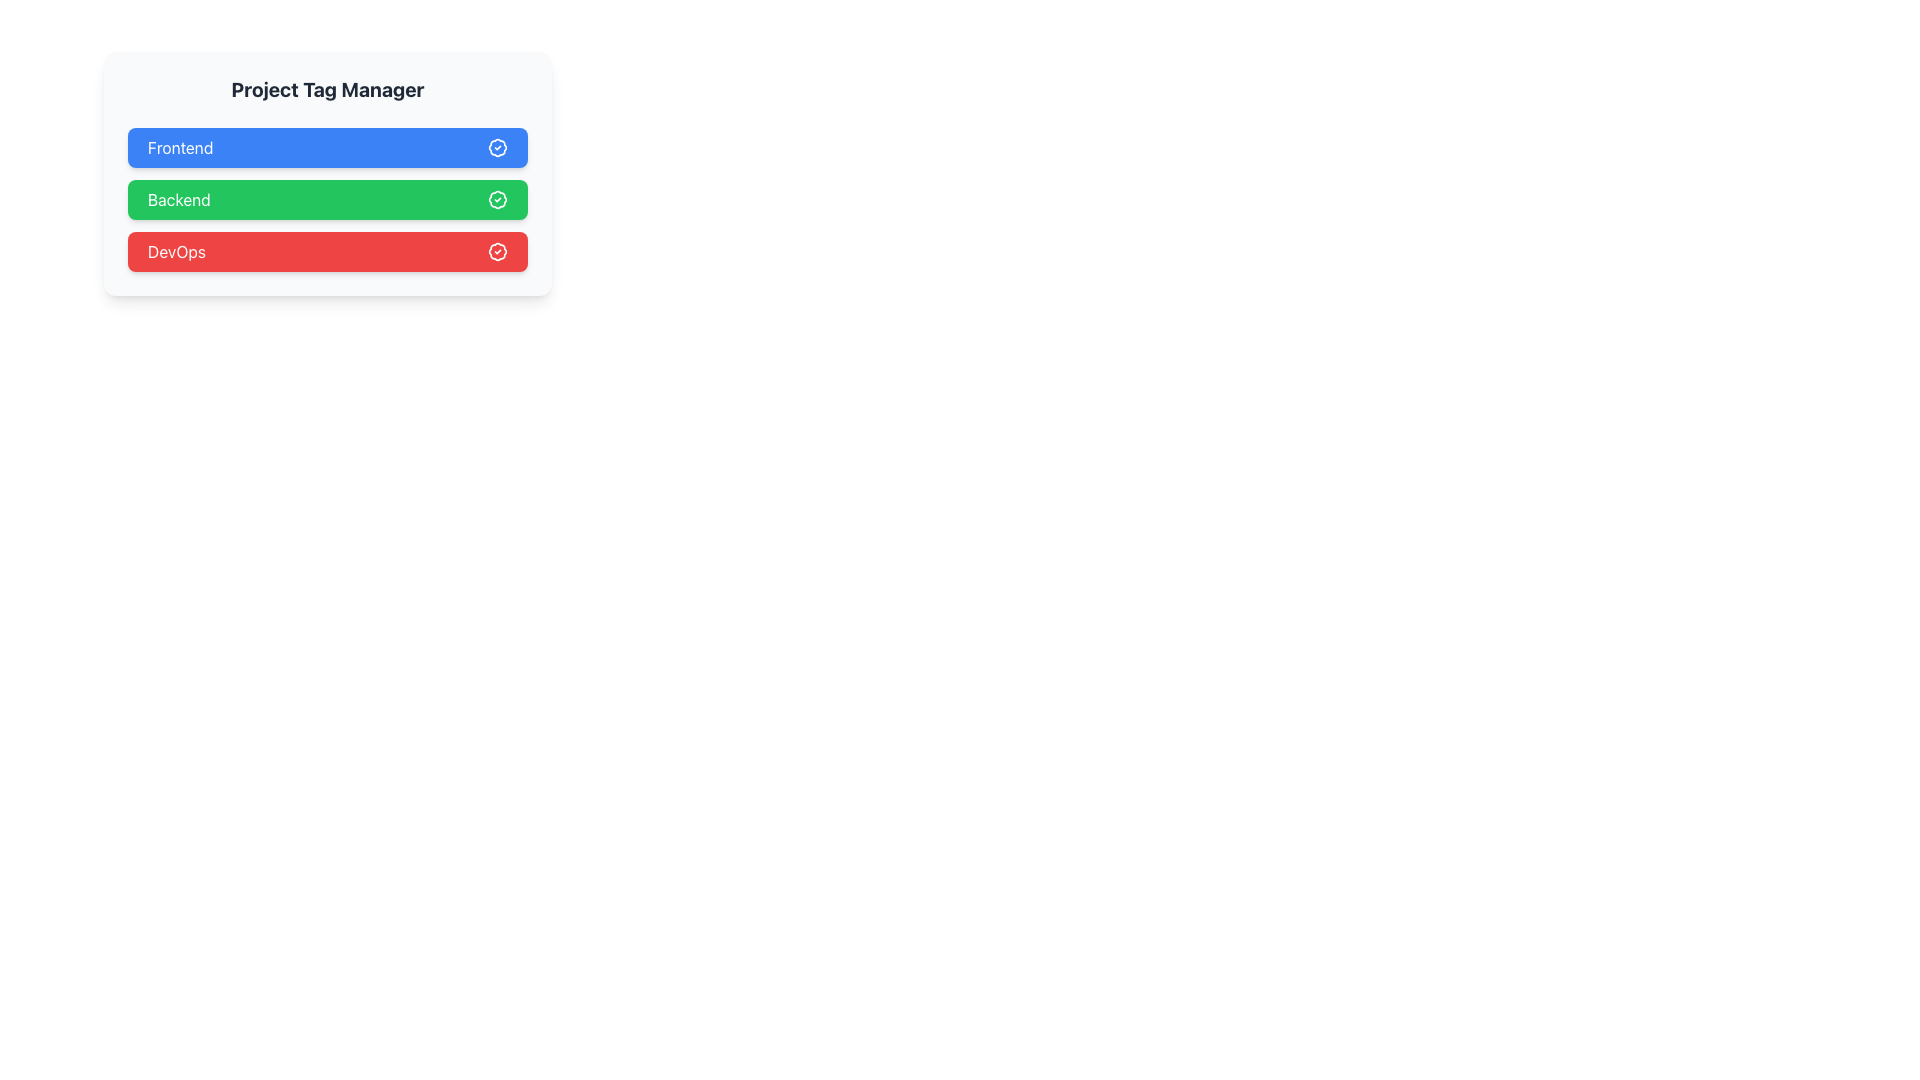 Image resolution: width=1920 pixels, height=1080 pixels. What do you see at coordinates (177, 250) in the screenshot?
I see `the 'DevOps' text element, which is displayed in white font against a red background and styled like a button` at bounding box center [177, 250].